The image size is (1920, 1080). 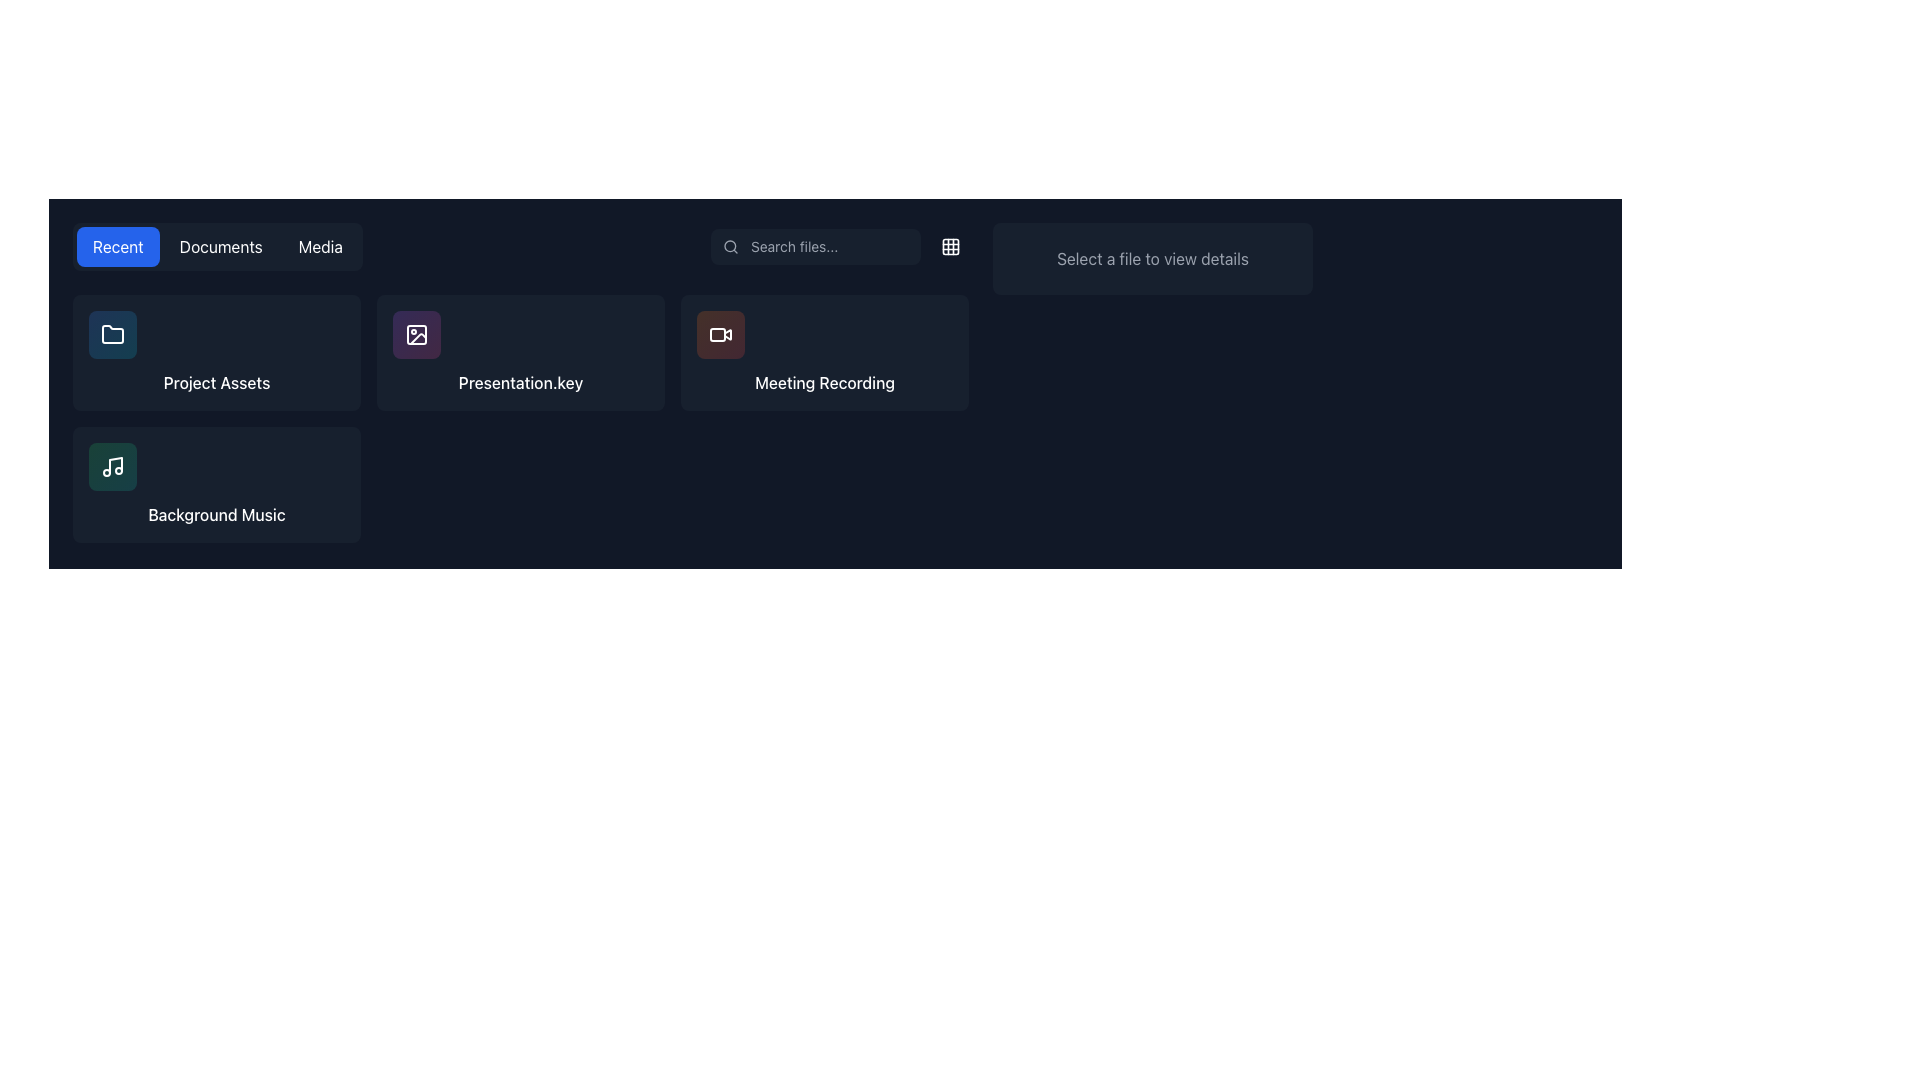 What do you see at coordinates (729, 245) in the screenshot?
I see `the SVG Circle component that visually represents a magnifying glass icon in the top right portion of the interface, specifically within the searchable input field area` at bounding box center [729, 245].